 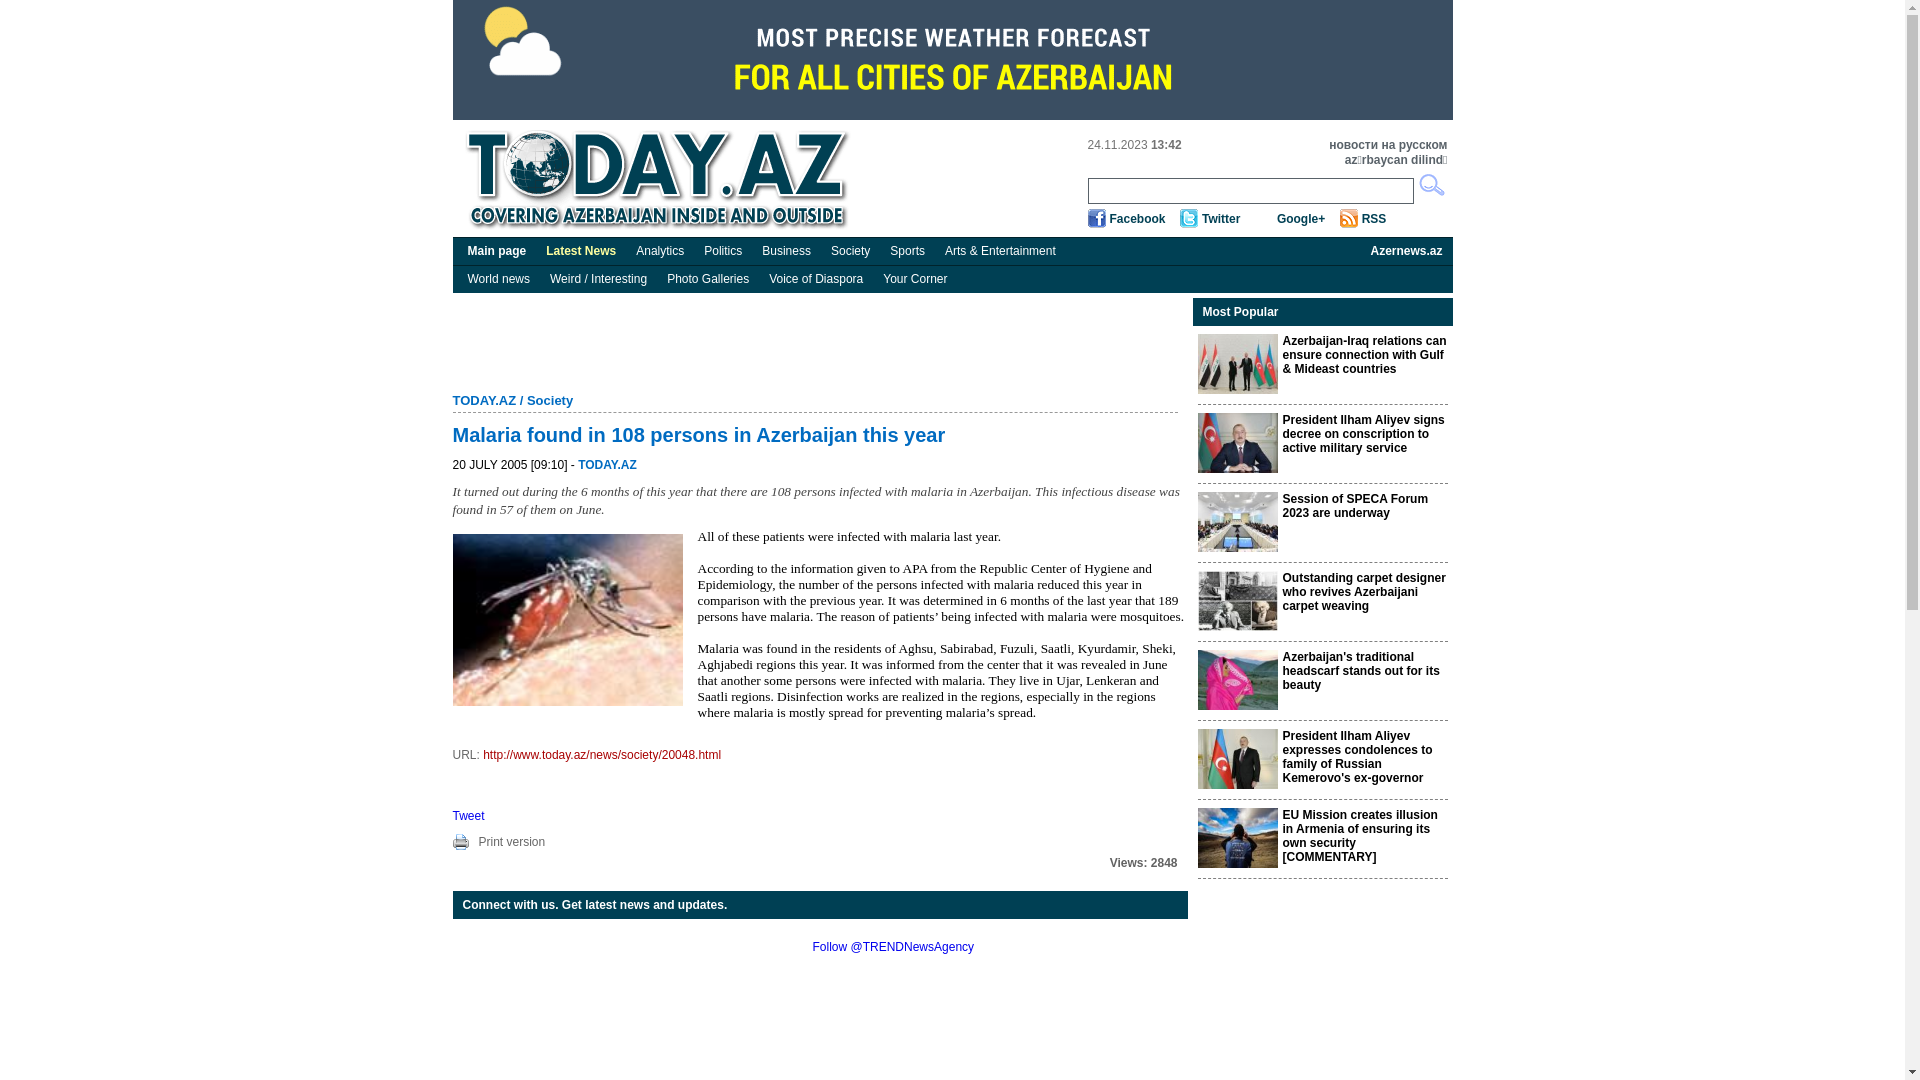 What do you see at coordinates (466, 816) in the screenshot?
I see `'Tweet'` at bounding box center [466, 816].